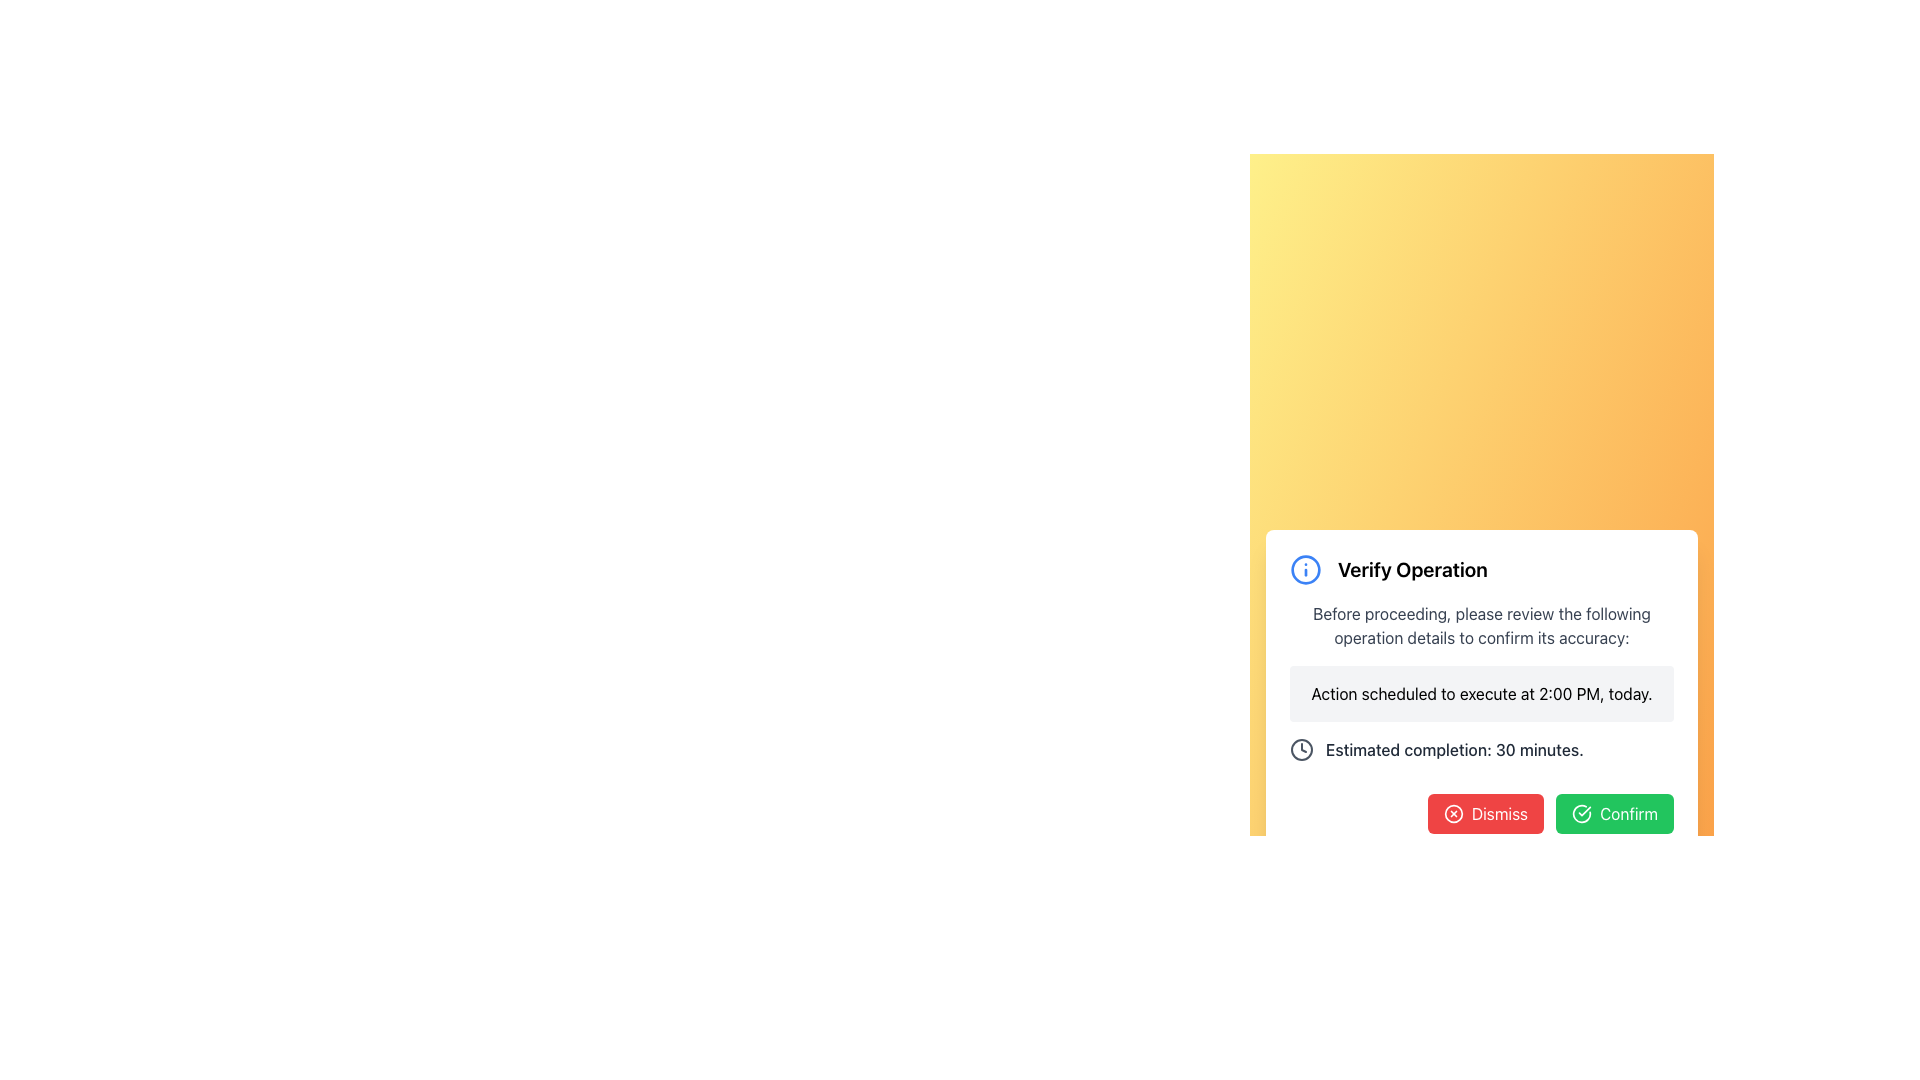 This screenshot has width=1920, height=1080. What do you see at coordinates (1485, 813) in the screenshot?
I see `the red rectangular 'Dismiss' button located at the bottom-right corner of the confirmation card` at bounding box center [1485, 813].